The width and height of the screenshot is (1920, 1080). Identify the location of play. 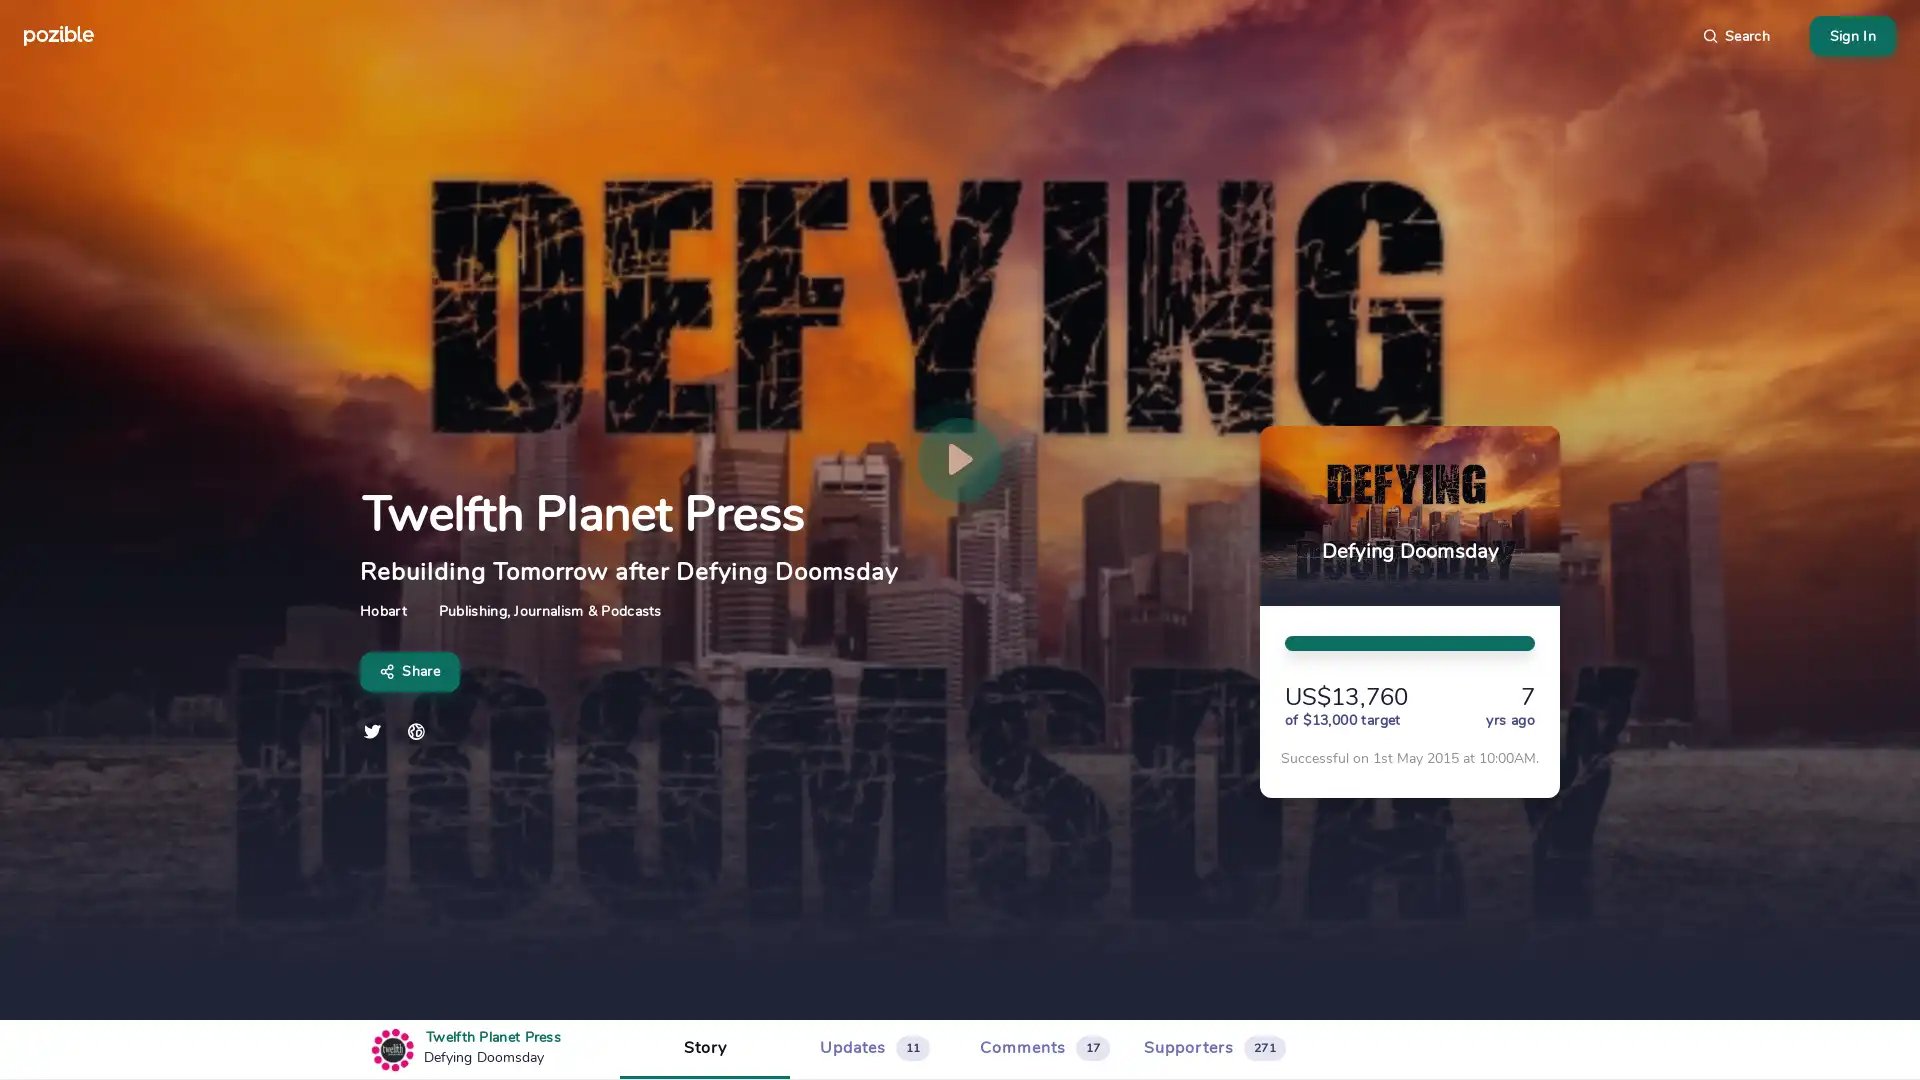
(960, 459).